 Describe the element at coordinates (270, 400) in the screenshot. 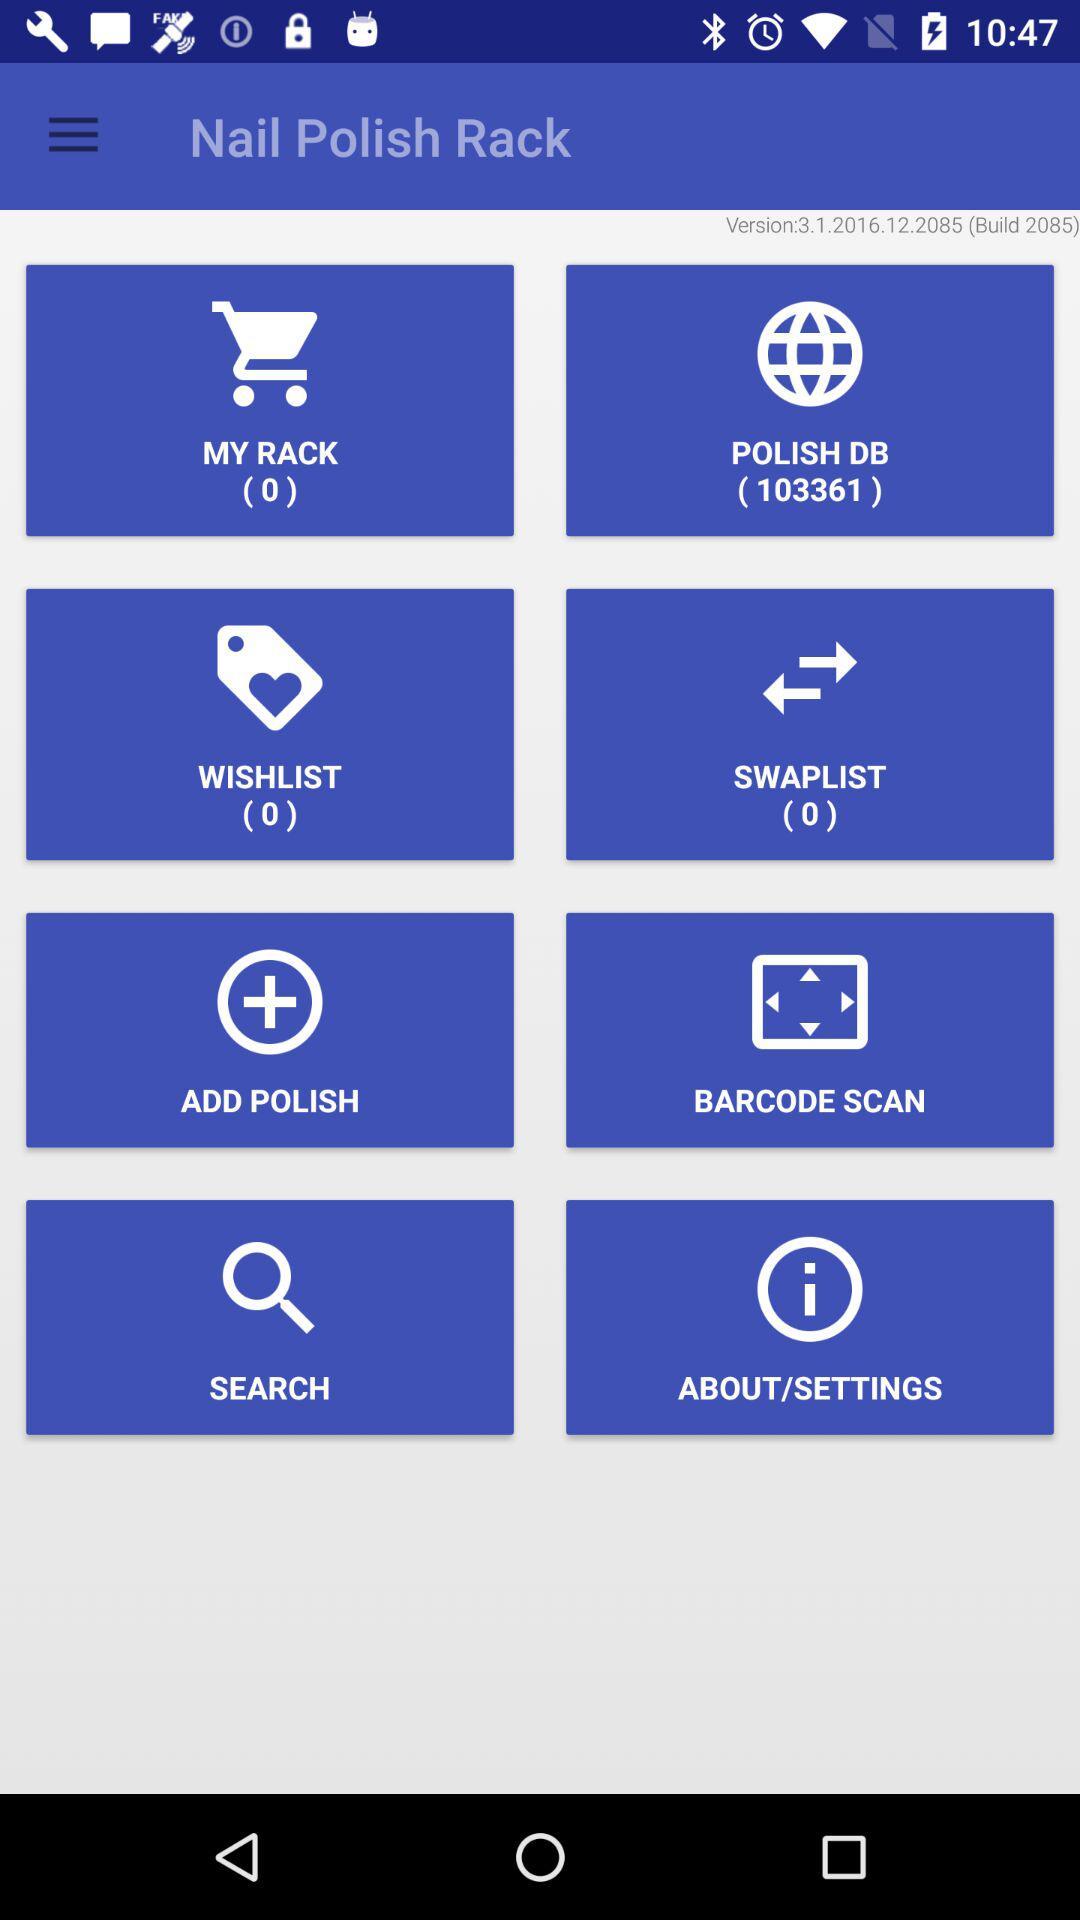

I see `the my rack` at that location.